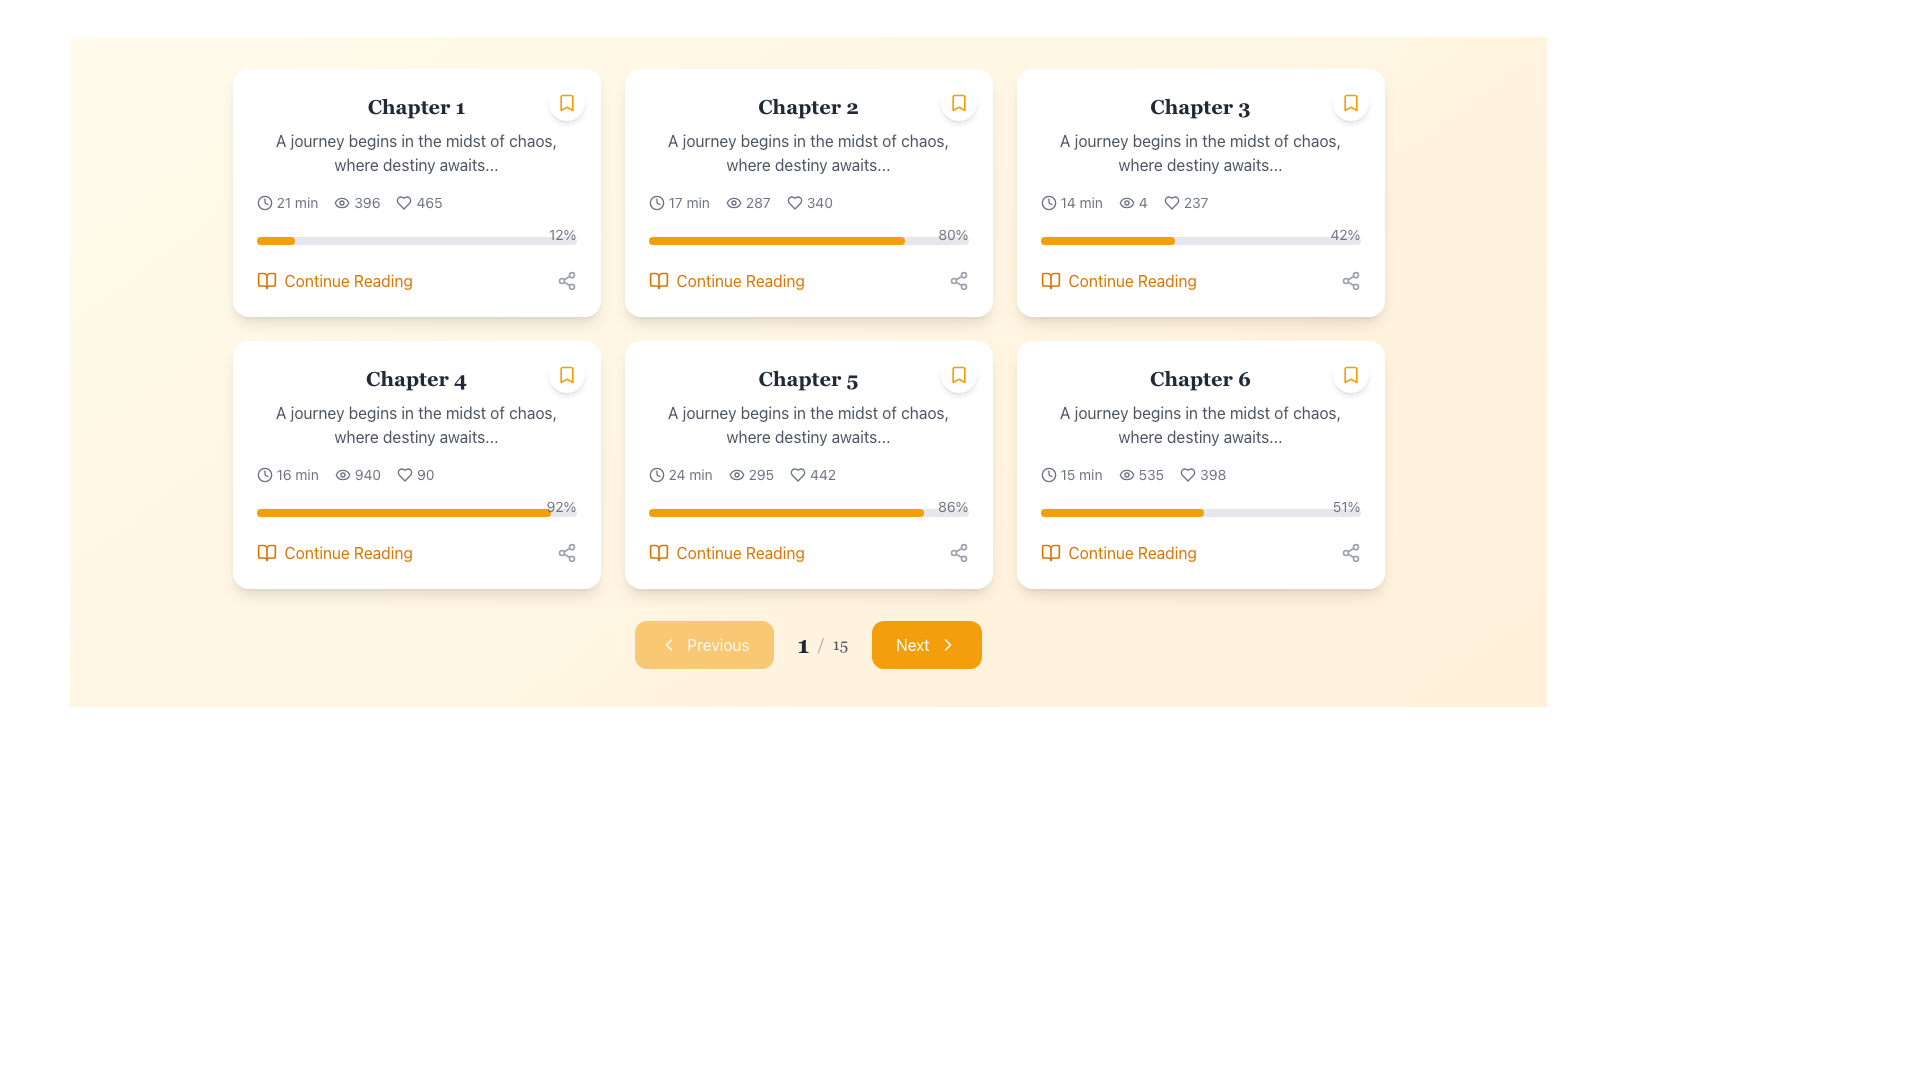 The width and height of the screenshot is (1920, 1080). I want to click on the heart icon that serves as a visual indicator for likes or favorites, located to the left of the number '340' in the card titled 'Chapter 2', so click(793, 203).